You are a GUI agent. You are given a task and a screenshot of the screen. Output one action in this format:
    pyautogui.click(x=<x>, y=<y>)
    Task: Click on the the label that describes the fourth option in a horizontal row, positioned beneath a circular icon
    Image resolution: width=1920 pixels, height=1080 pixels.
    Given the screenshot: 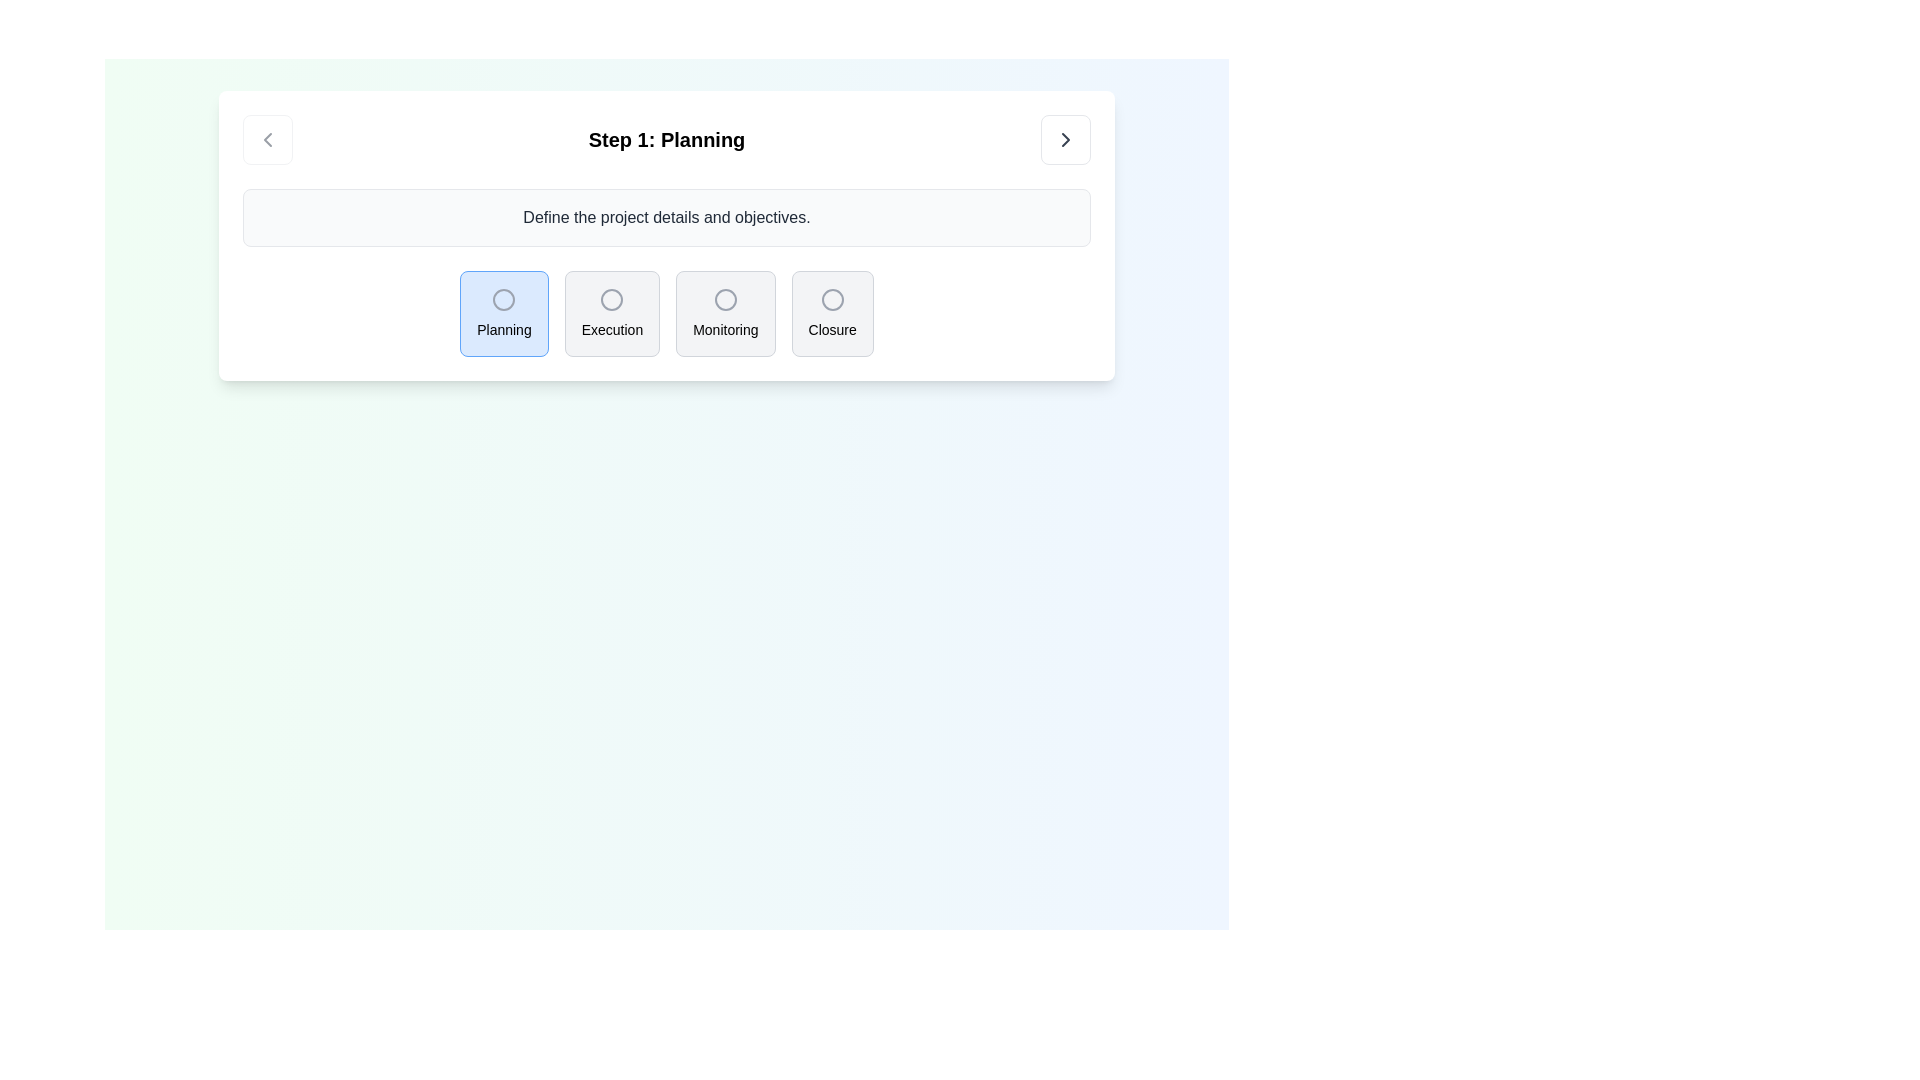 What is the action you would take?
    pyautogui.click(x=832, y=329)
    